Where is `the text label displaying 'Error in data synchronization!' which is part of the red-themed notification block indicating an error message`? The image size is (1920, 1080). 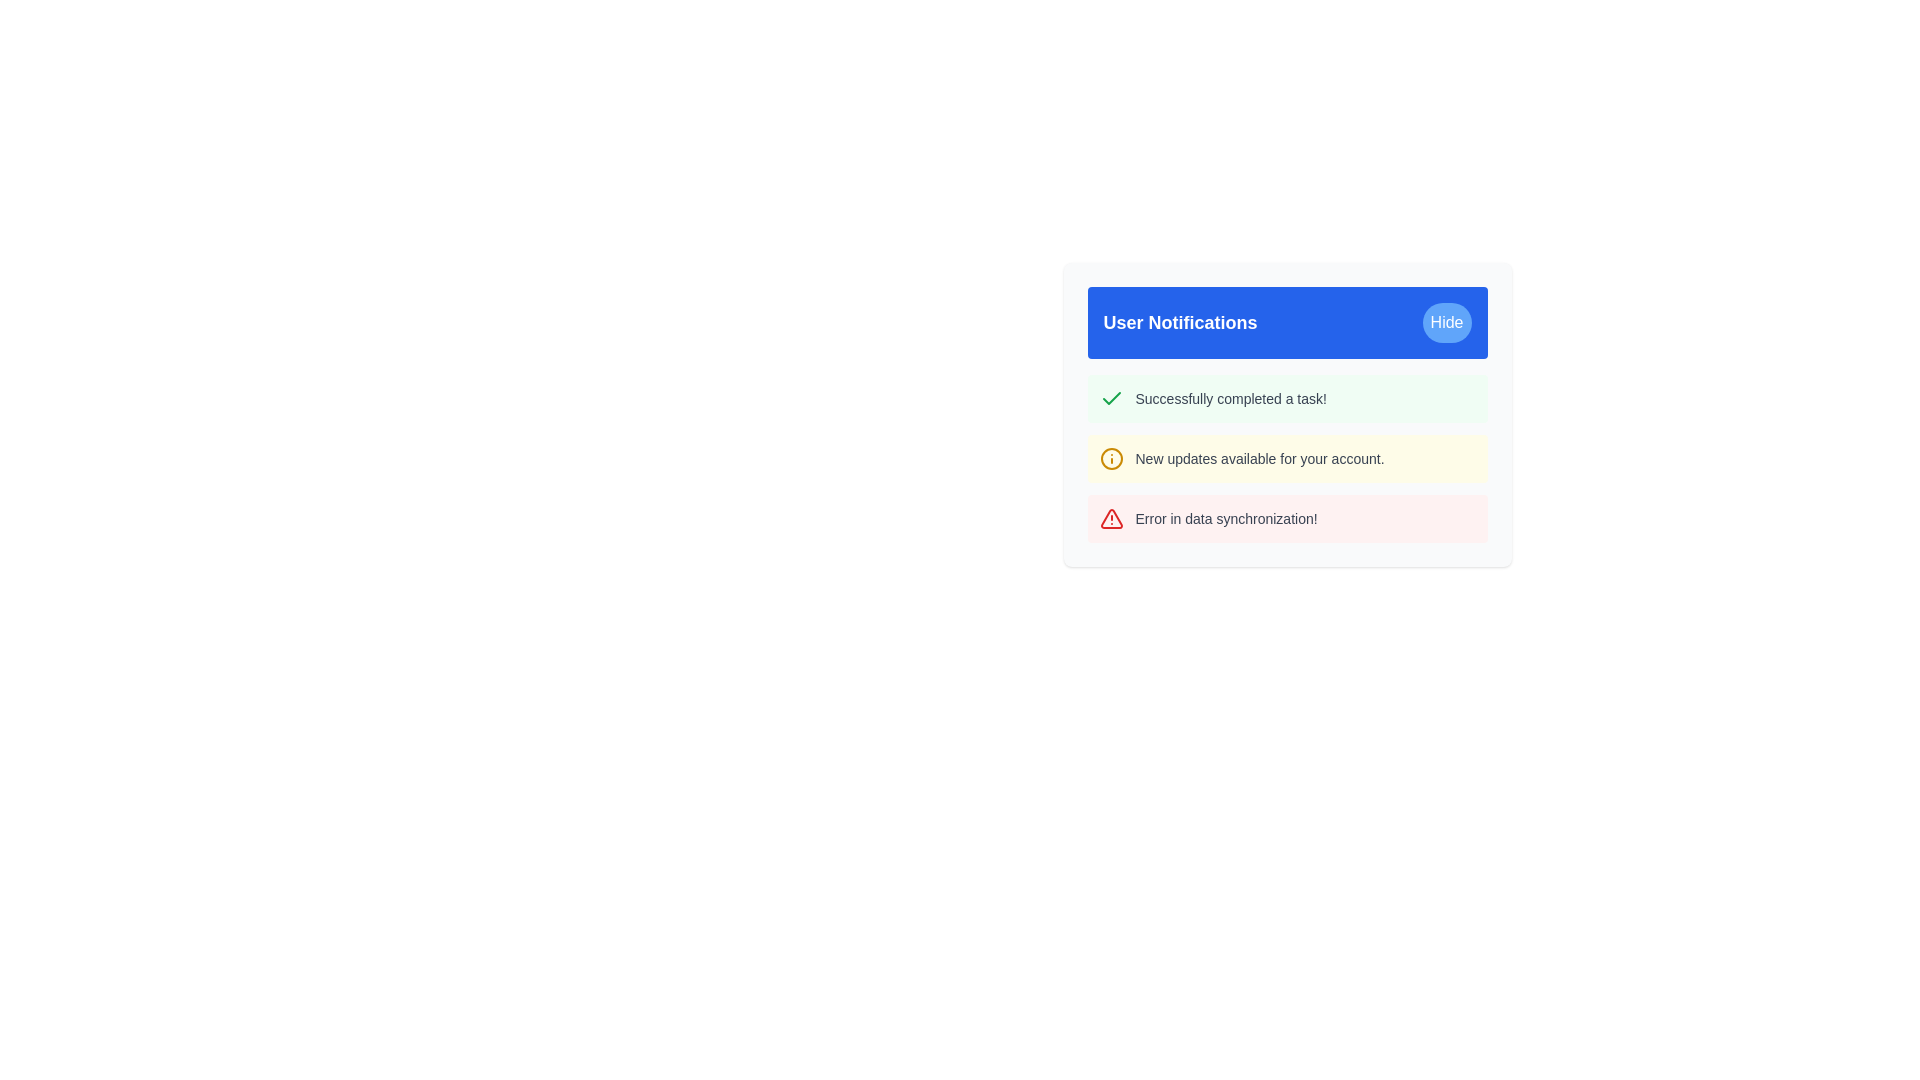 the text label displaying 'Error in data synchronization!' which is part of the red-themed notification block indicating an error message is located at coordinates (1225, 518).